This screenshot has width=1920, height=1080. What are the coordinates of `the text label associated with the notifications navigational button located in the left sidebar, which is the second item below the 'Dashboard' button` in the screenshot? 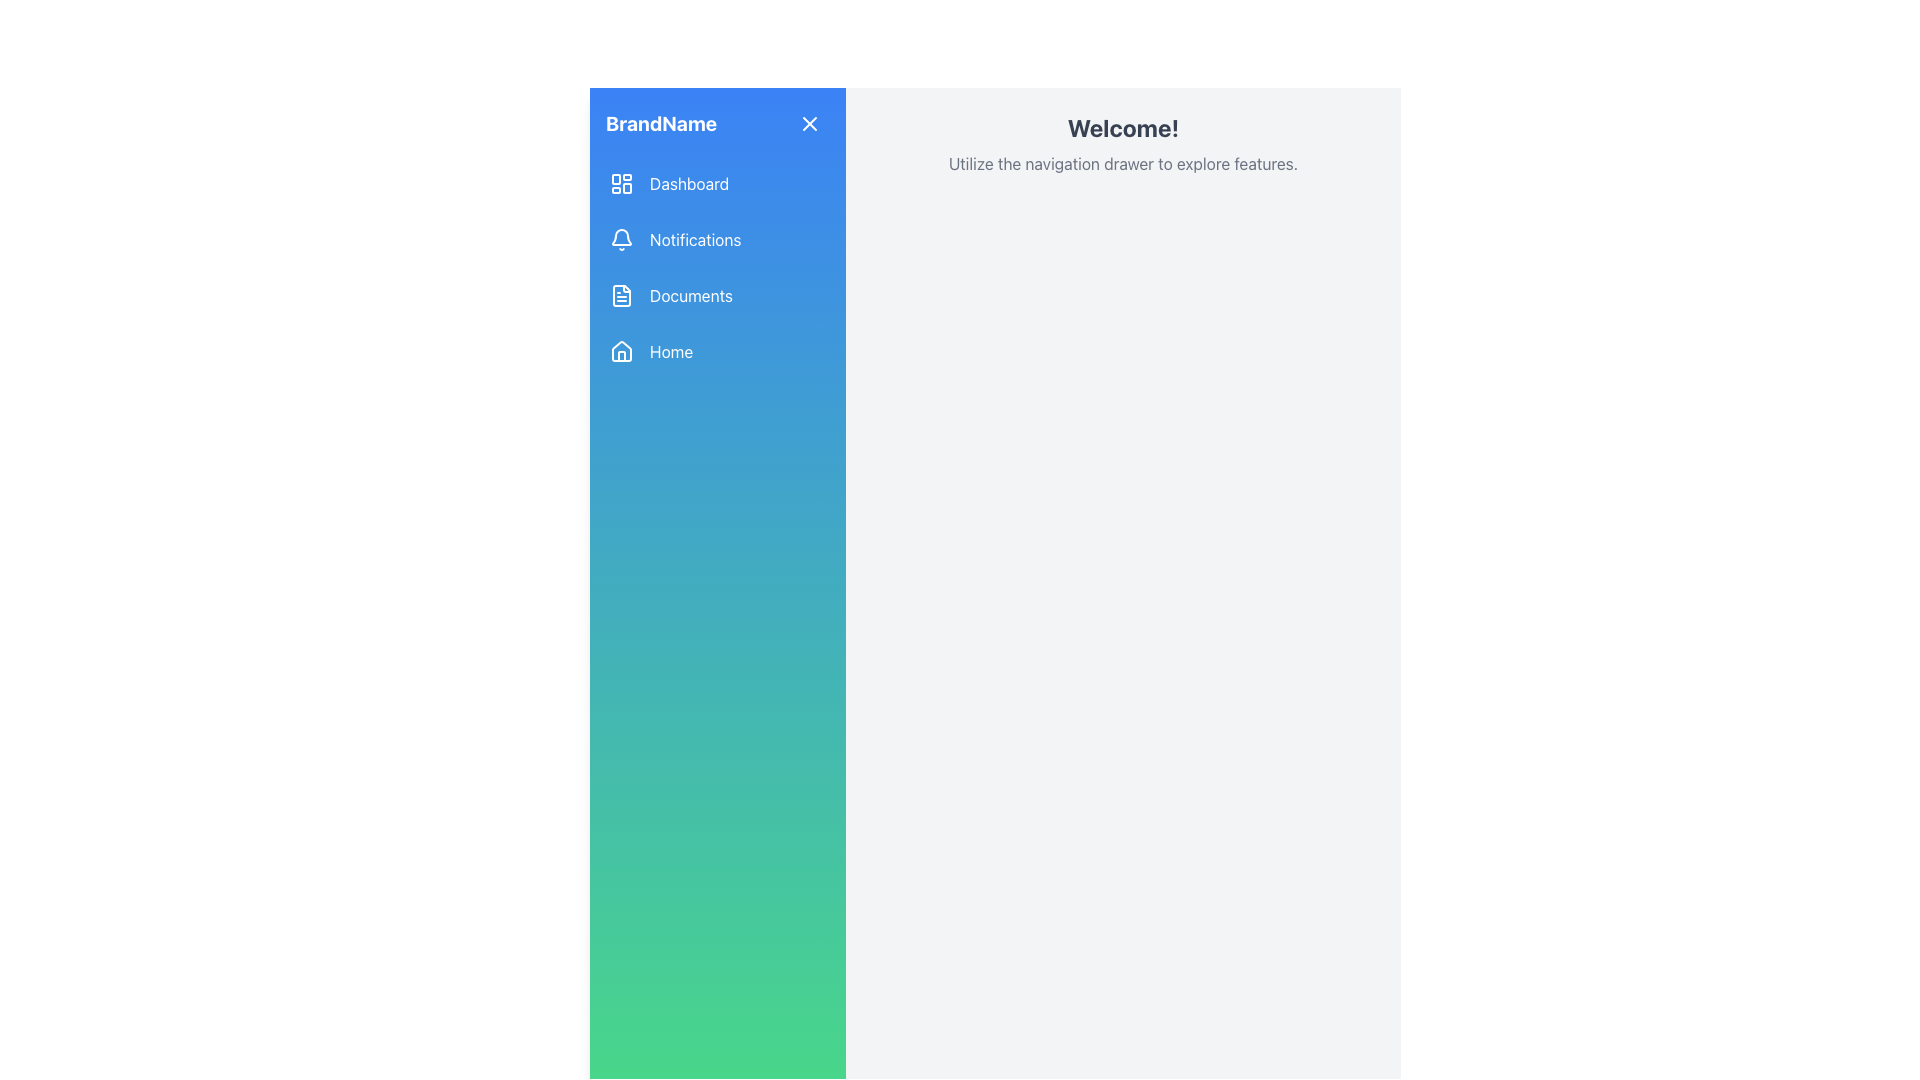 It's located at (695, 238).